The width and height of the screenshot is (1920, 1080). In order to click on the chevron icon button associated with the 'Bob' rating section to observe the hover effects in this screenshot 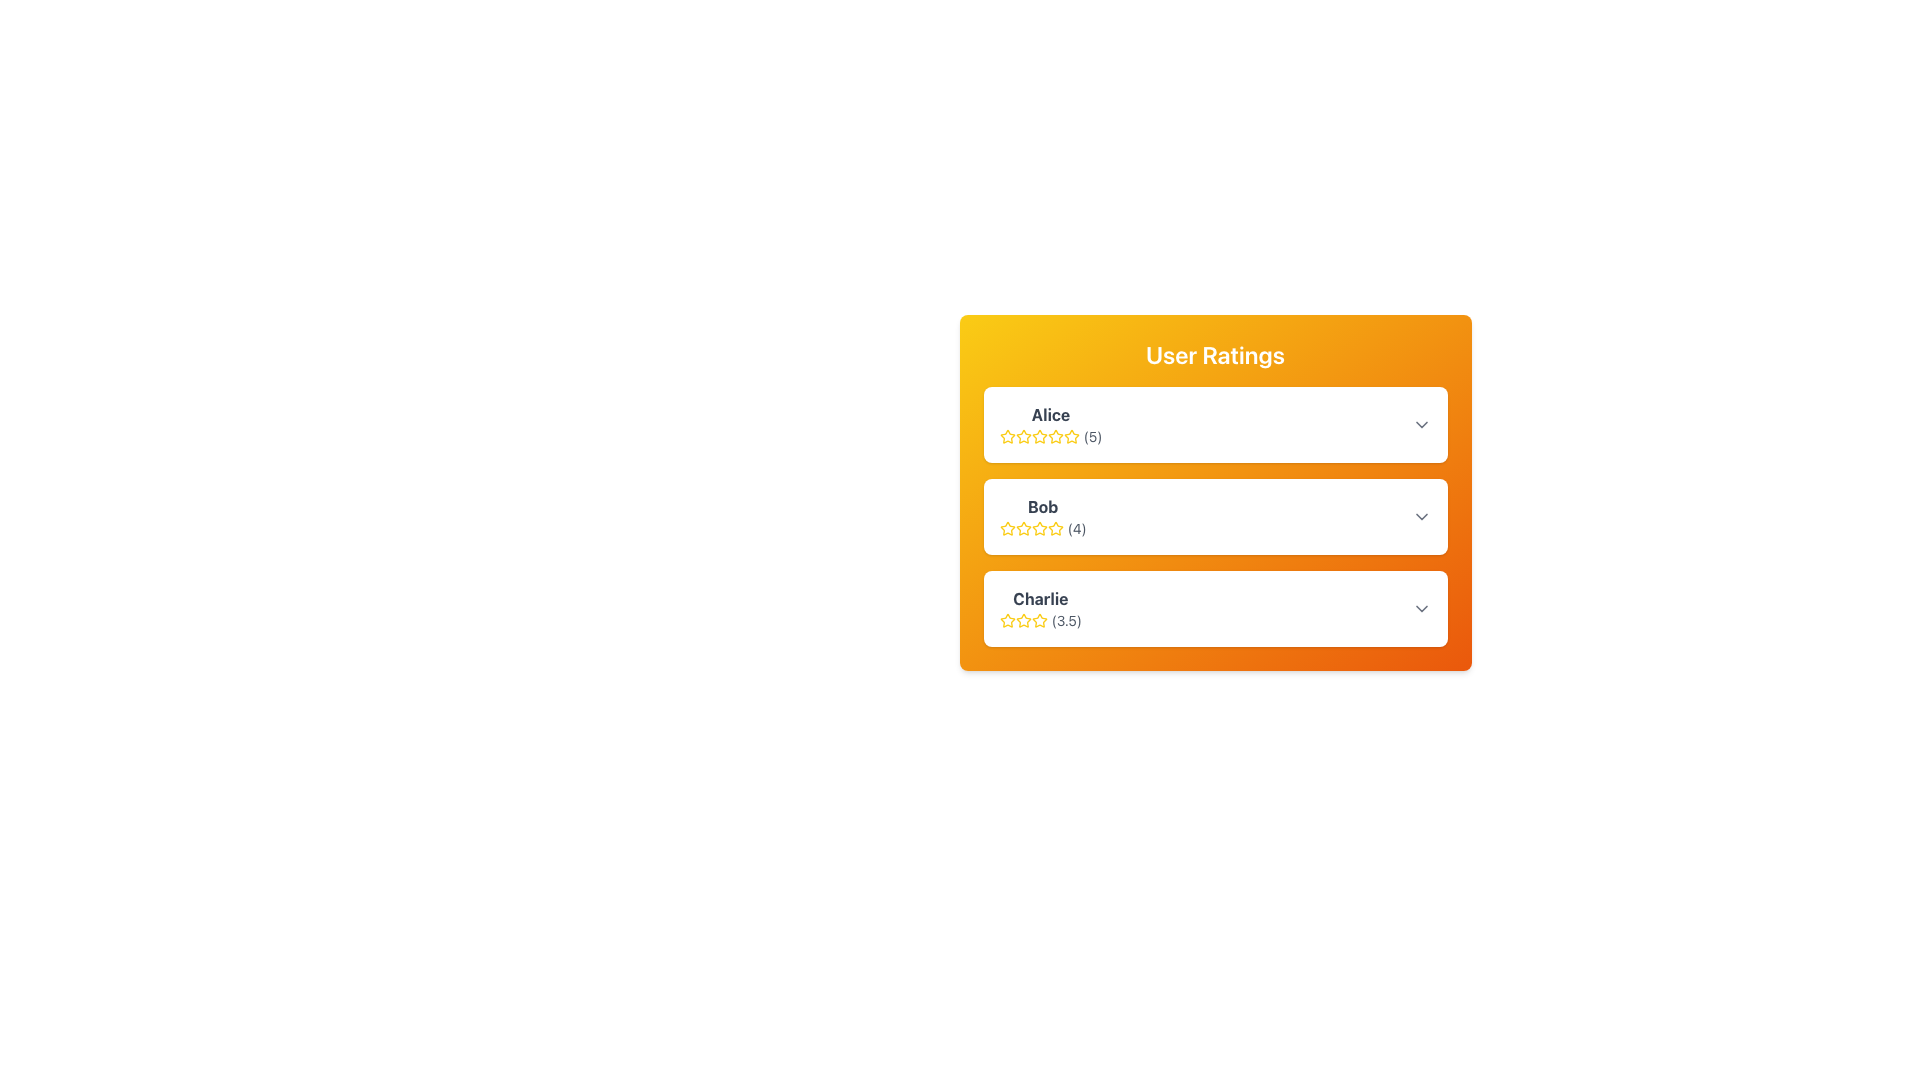, I will do `click(1420, 515)`.